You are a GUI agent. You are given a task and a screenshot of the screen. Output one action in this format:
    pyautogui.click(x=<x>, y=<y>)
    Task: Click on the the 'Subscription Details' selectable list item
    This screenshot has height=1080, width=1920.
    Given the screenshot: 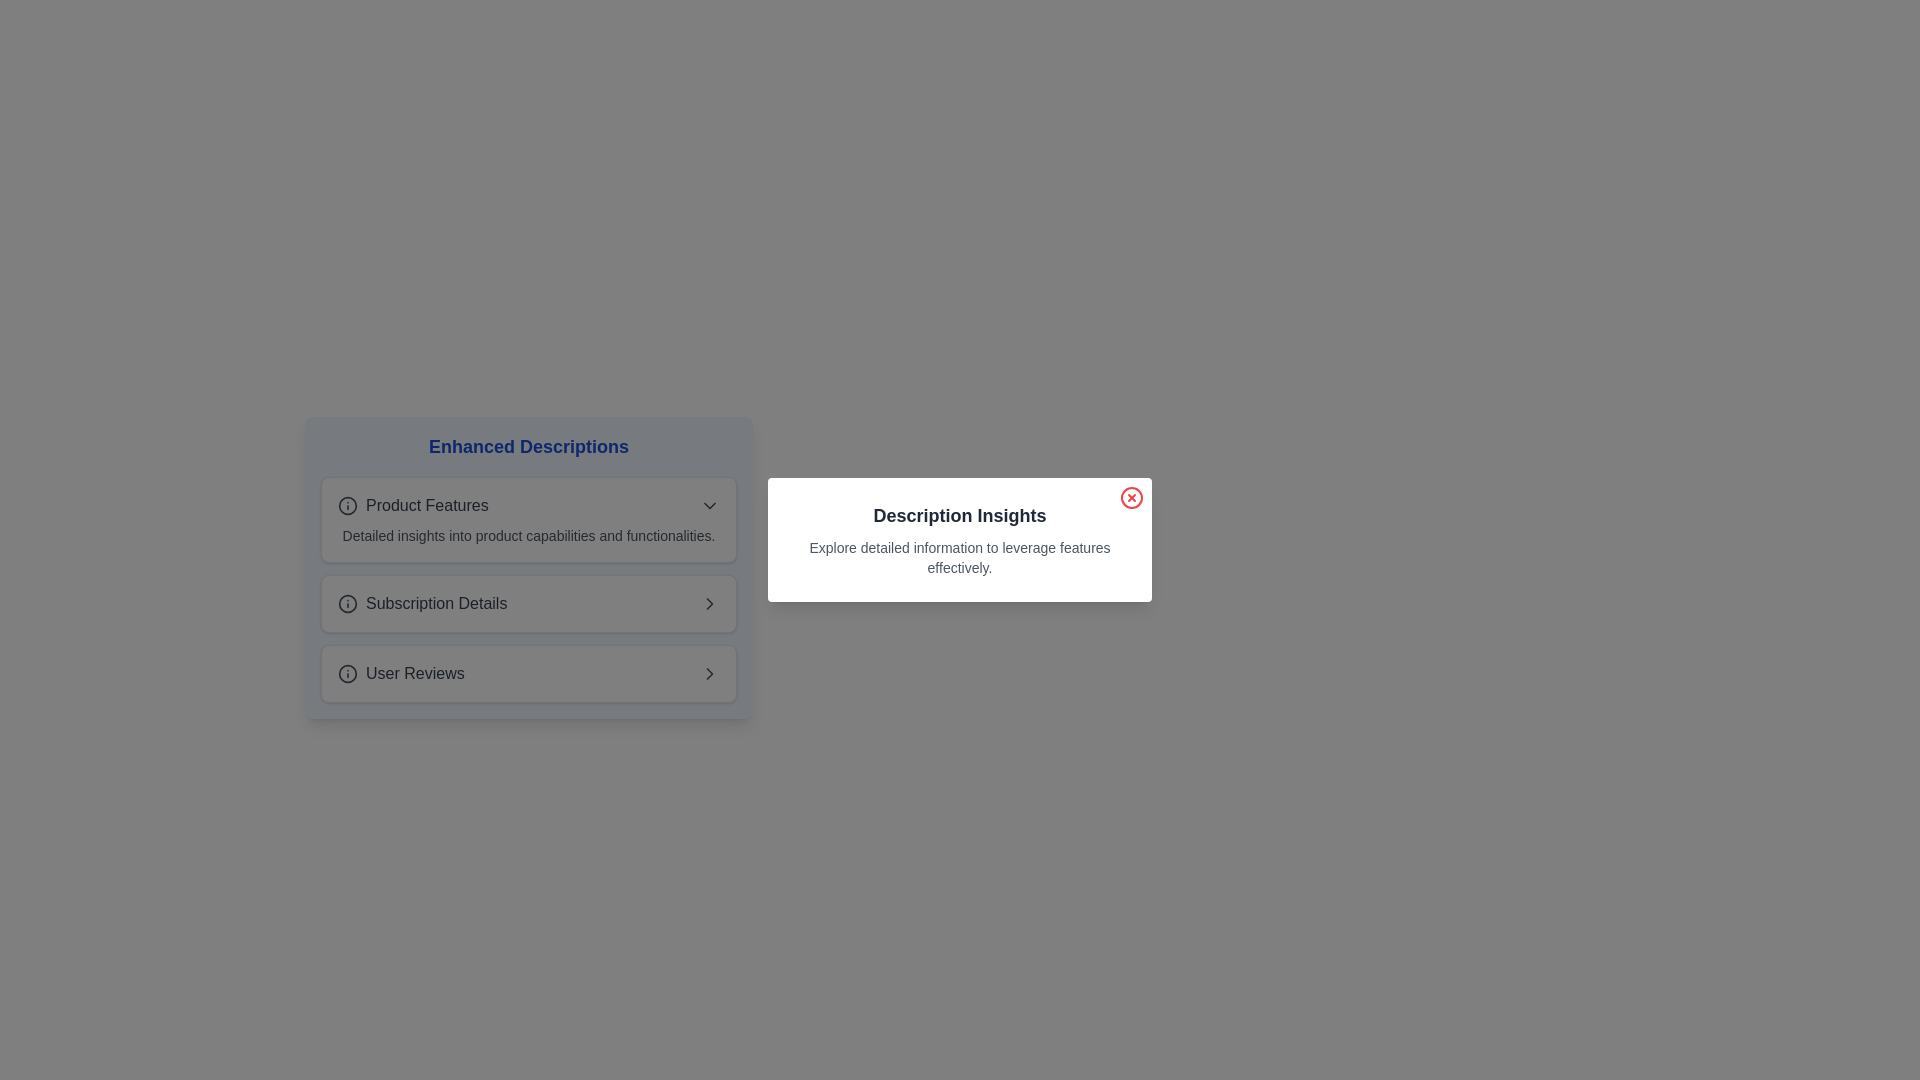 What is the action you would take?
    pyautogui.click(x=528, y=603)
    